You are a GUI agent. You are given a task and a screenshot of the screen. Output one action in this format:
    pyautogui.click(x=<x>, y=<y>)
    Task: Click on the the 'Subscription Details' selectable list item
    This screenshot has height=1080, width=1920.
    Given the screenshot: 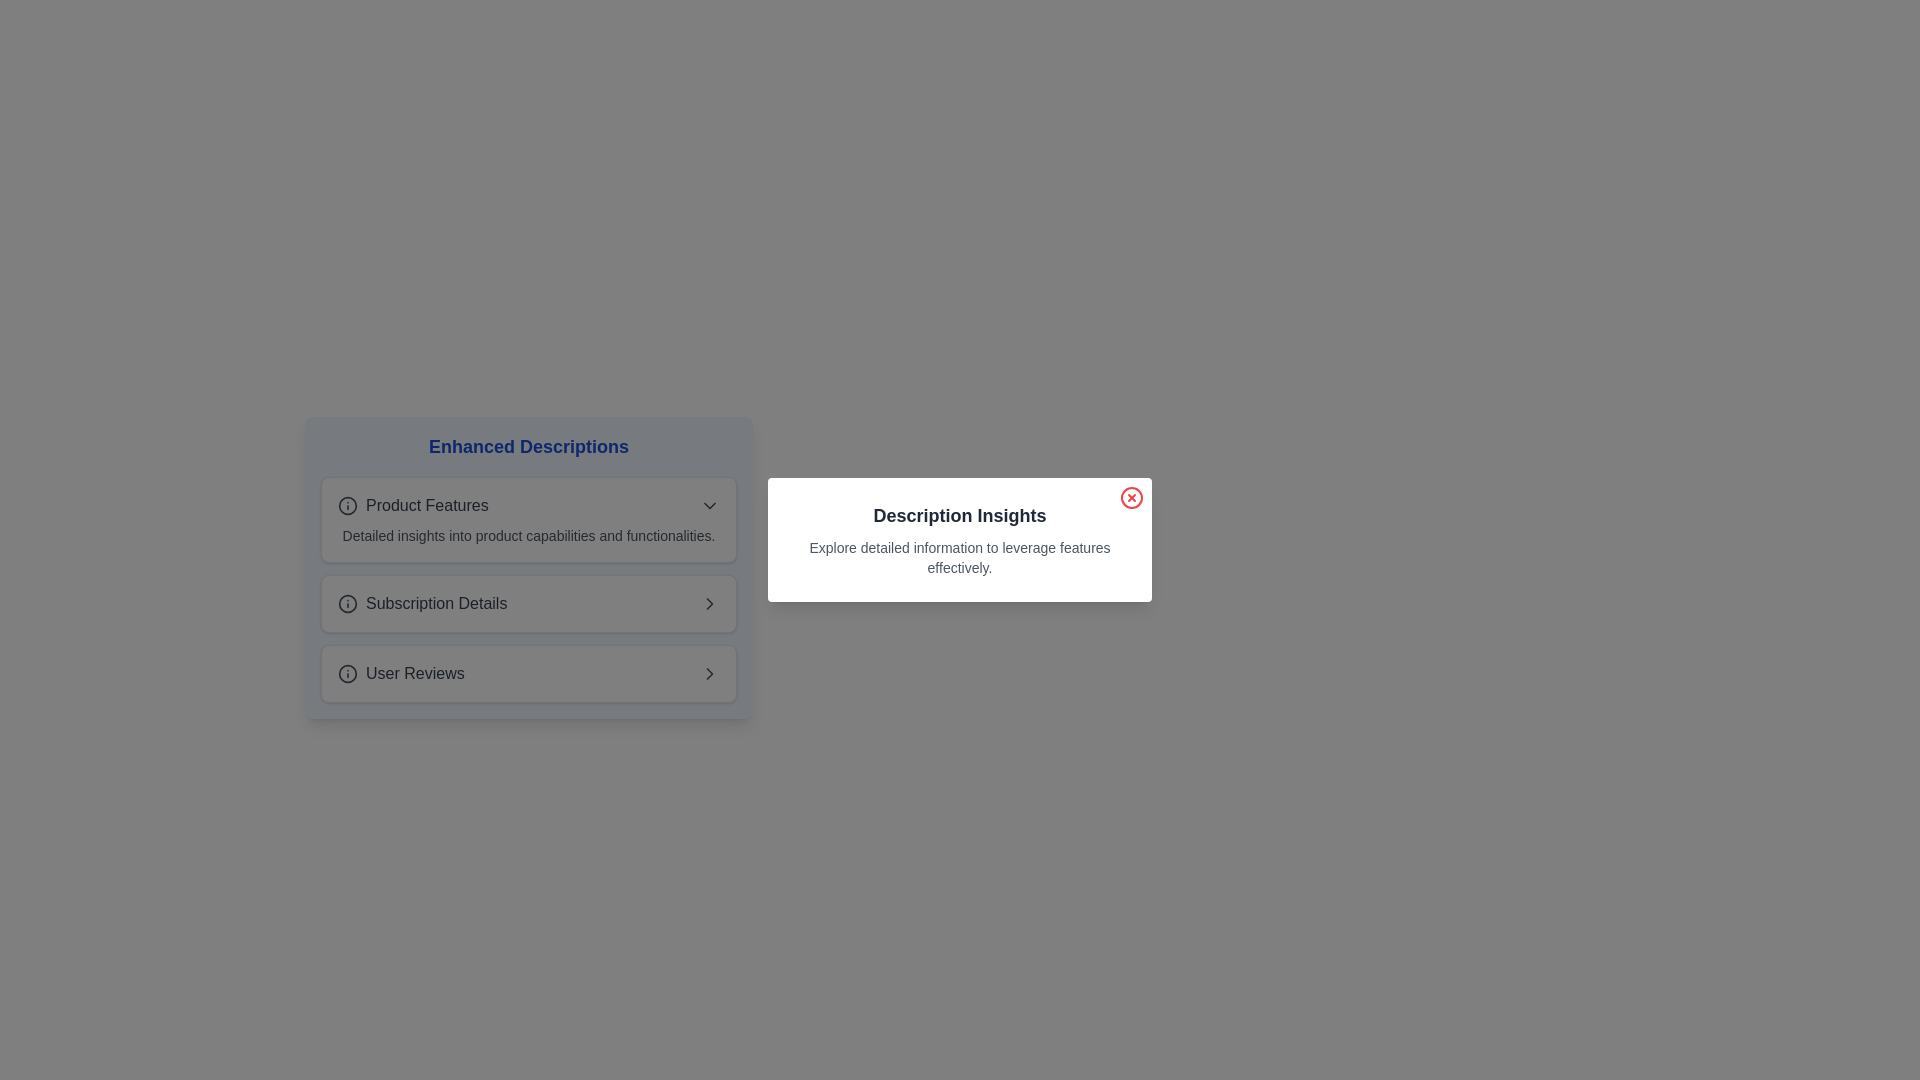 What is the action you would take?
    pyautogui.click(x=528, y=603)
    